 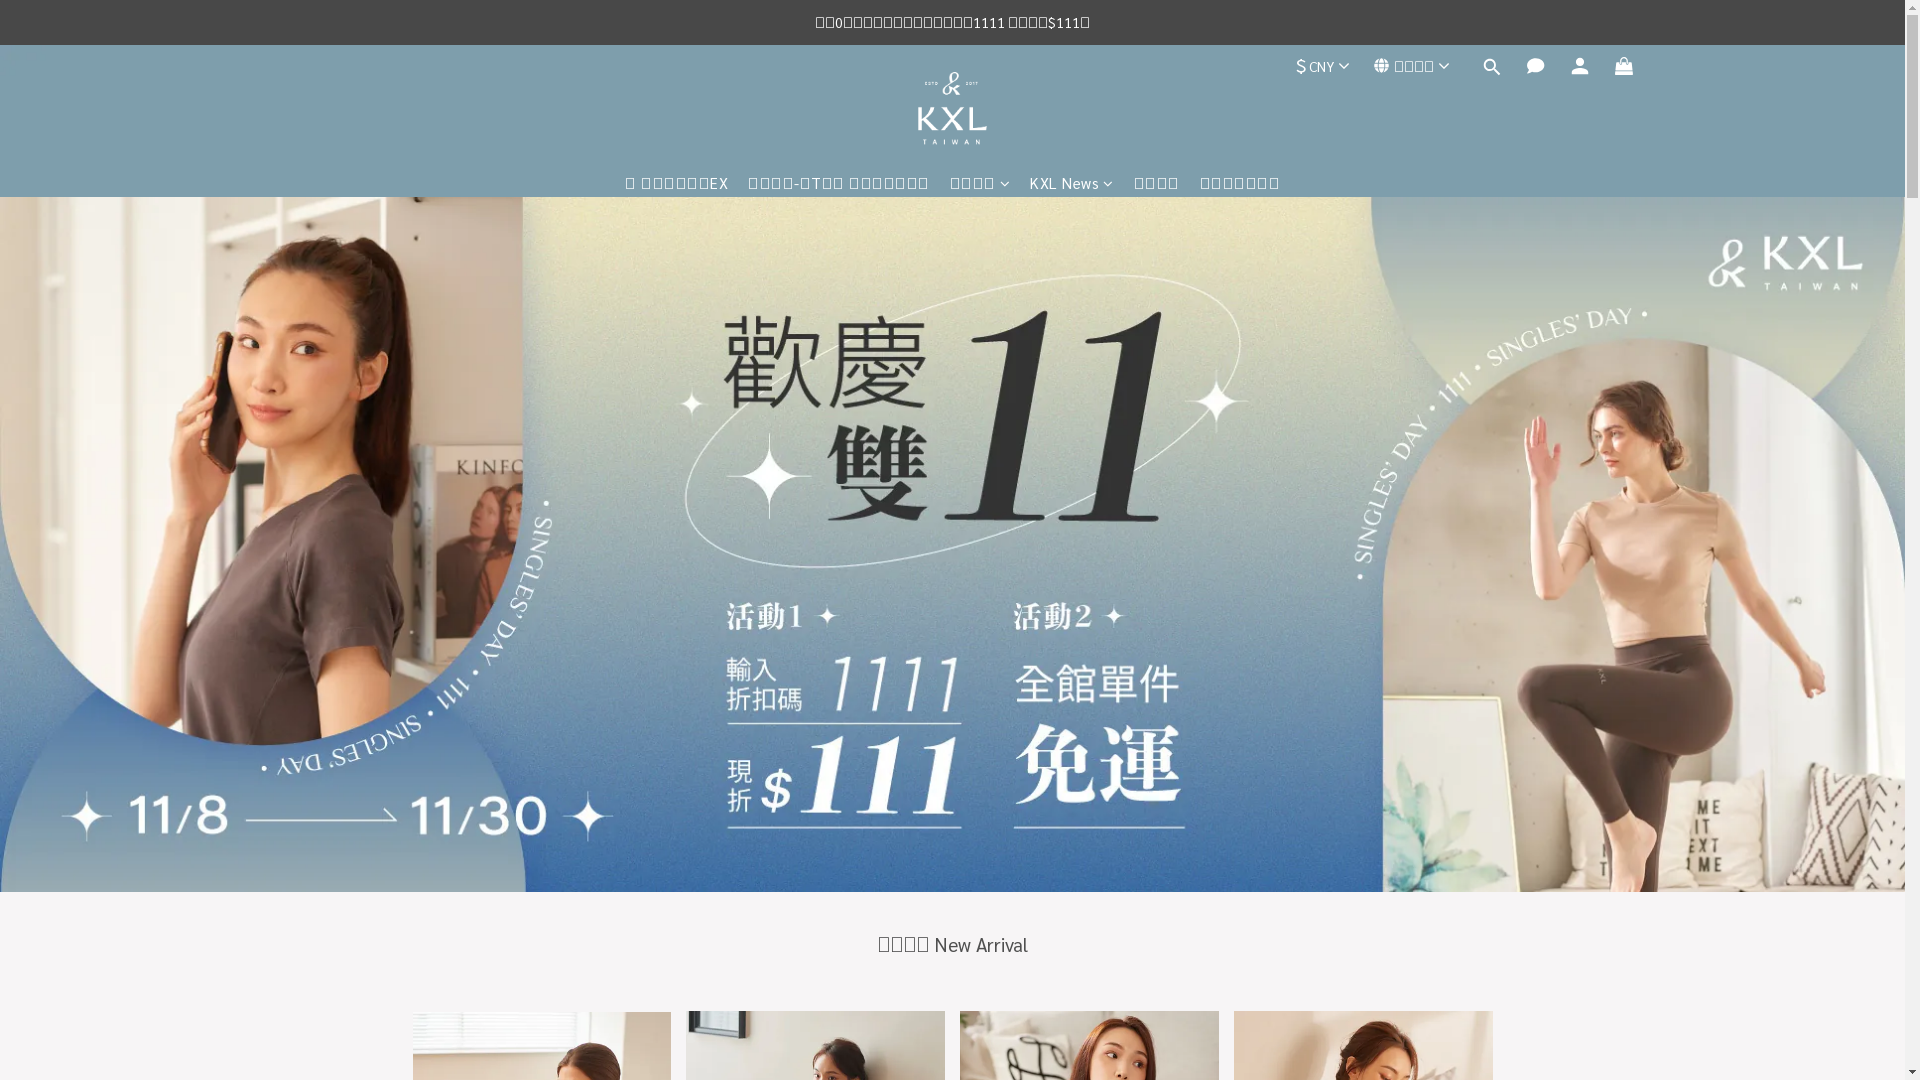 I want to click on 'KXL News', so click(x=1070, y=182).